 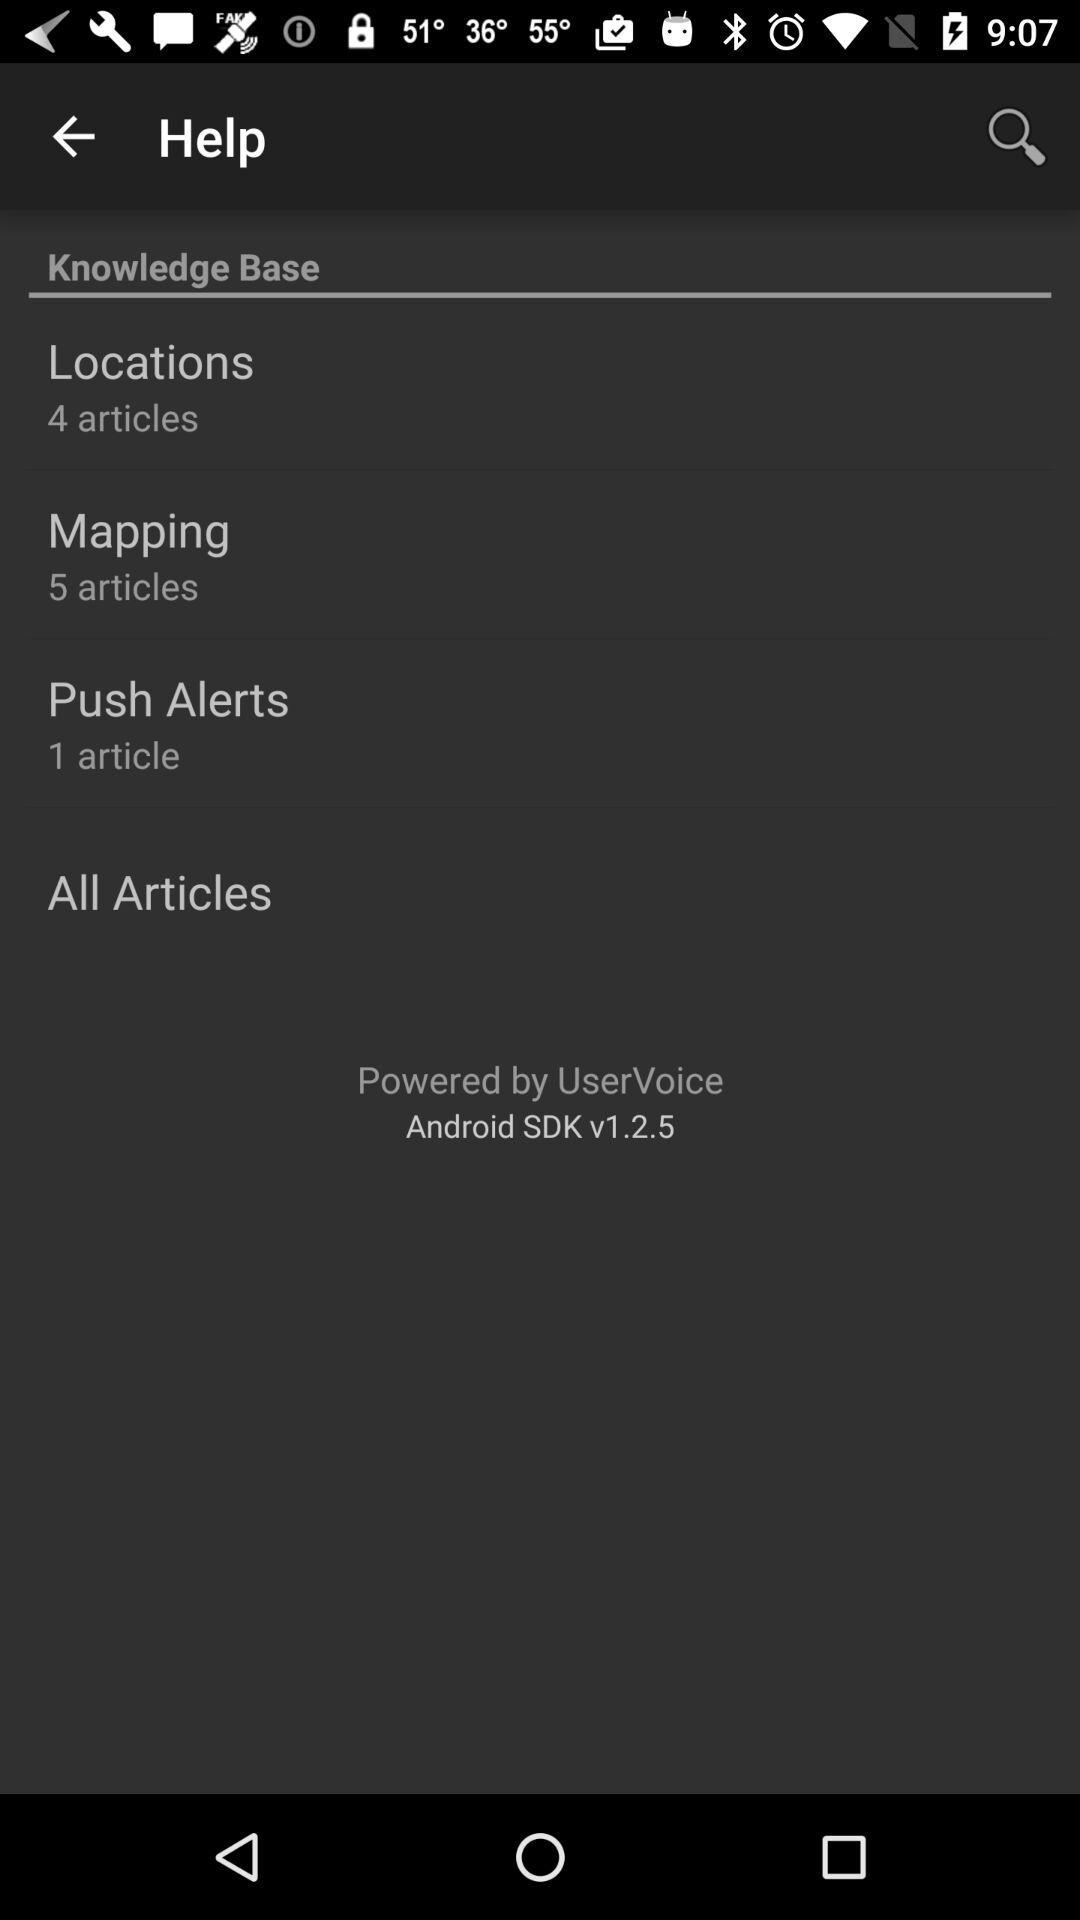 I want to click on item above the knowledge base, so click(x=1017, y=135).